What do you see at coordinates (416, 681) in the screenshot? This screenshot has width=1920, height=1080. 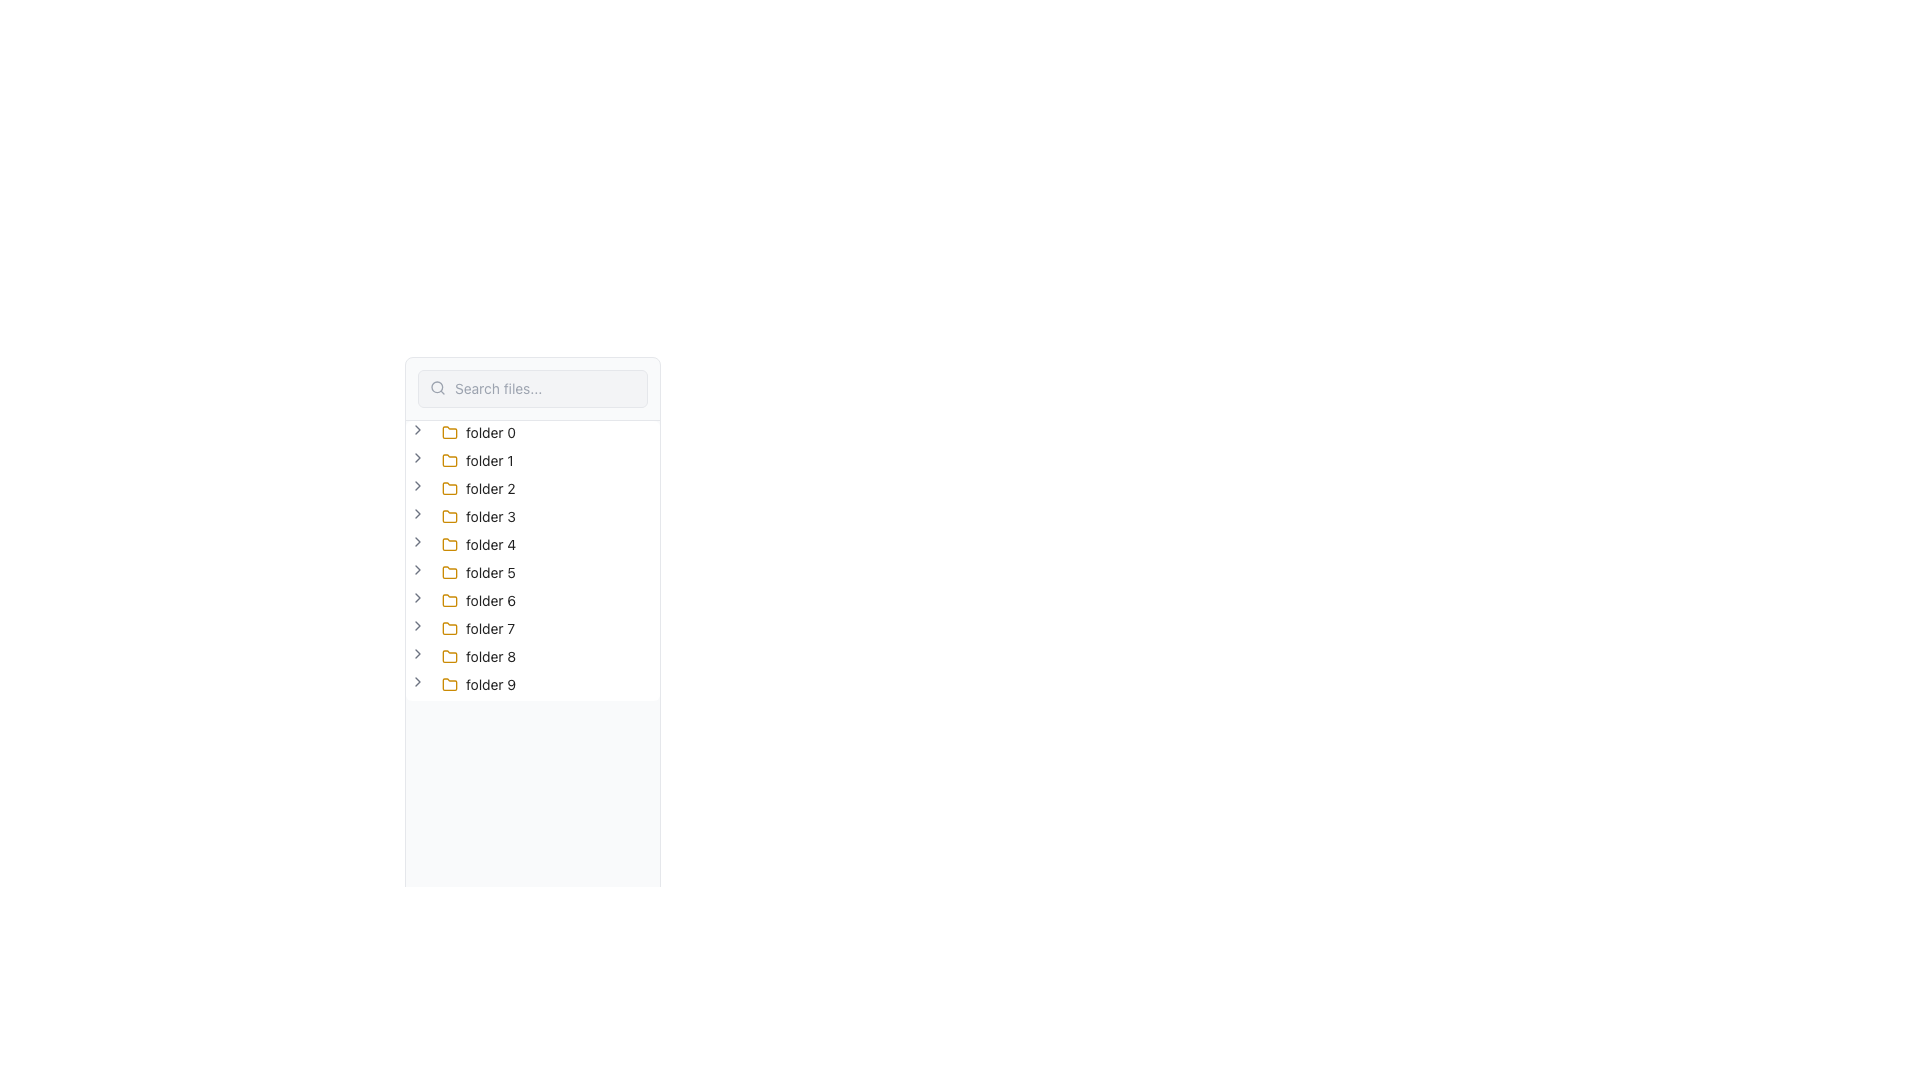 I see `the right-pointing chevron icon next to 'folder 9'` at bounding box center [416, 681].